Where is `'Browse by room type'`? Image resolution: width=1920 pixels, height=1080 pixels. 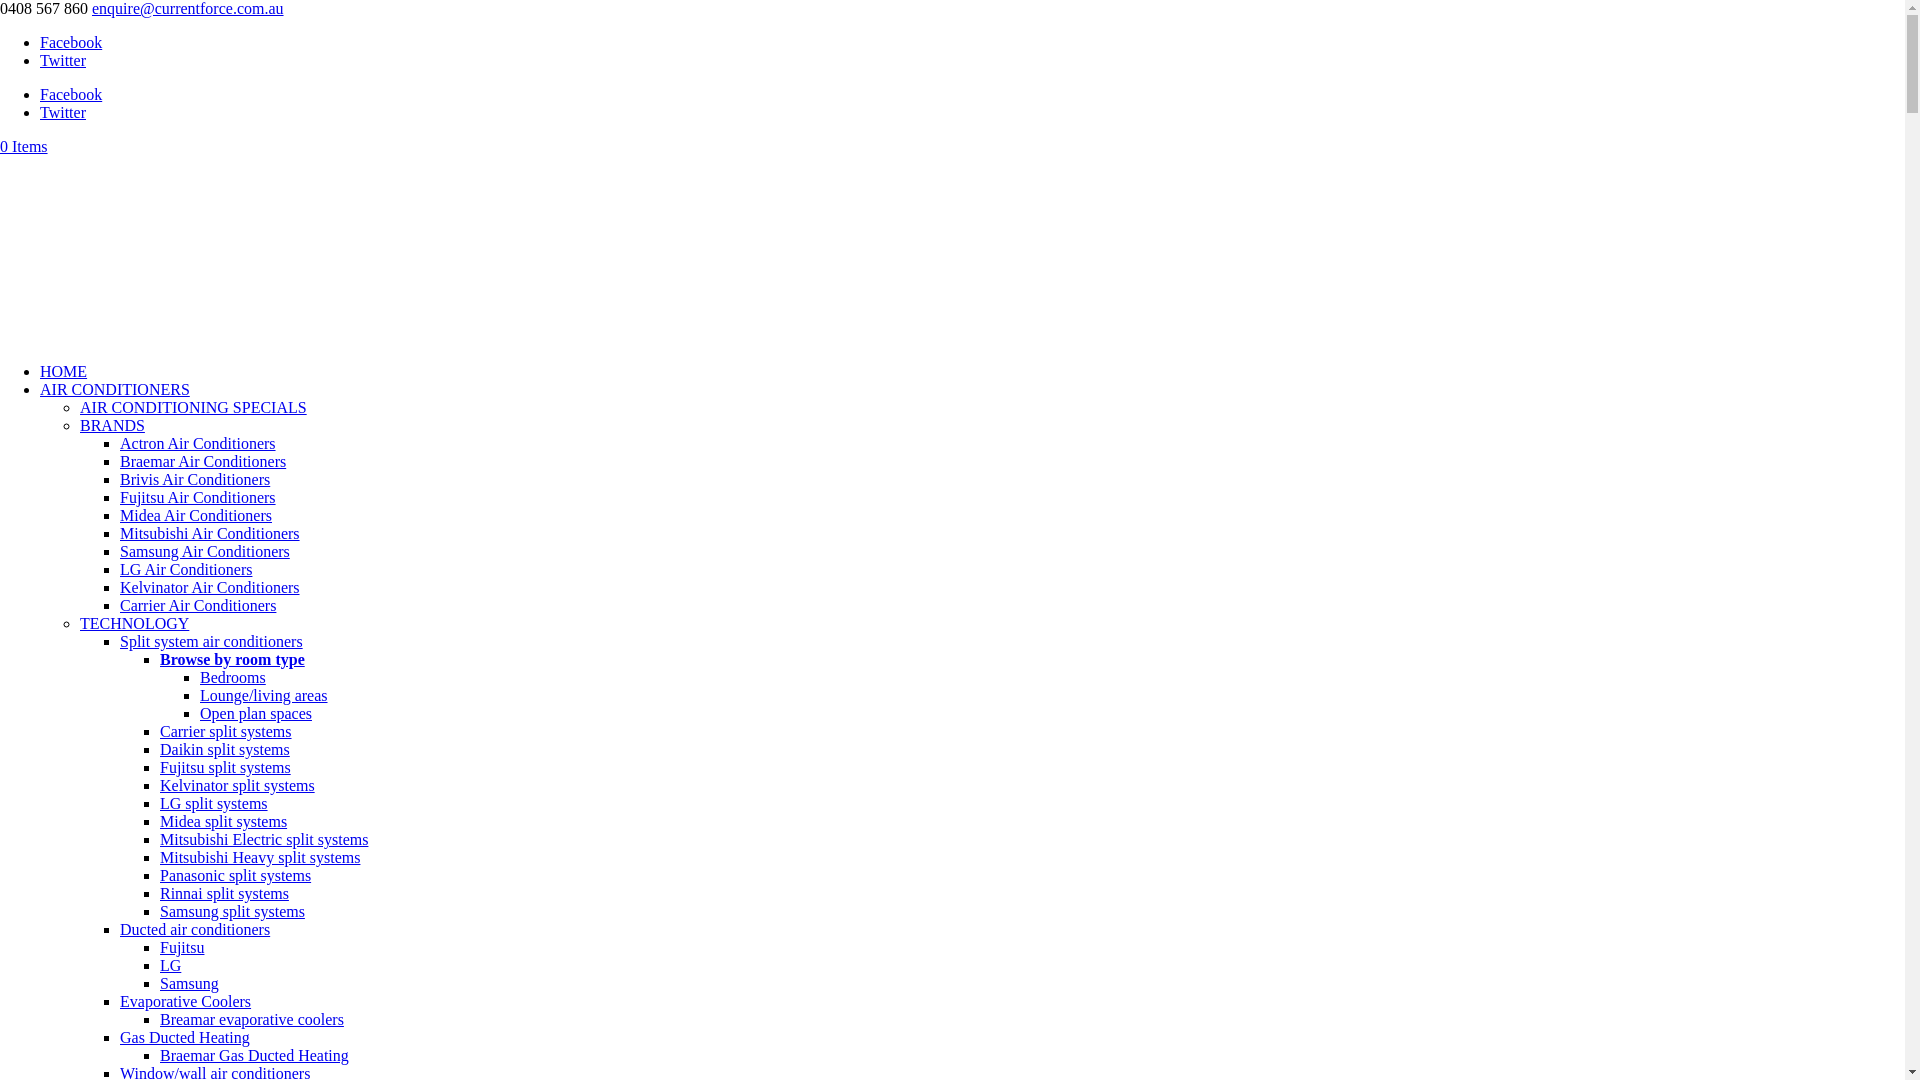
'Browse by room type' is located at coordinates (232, 659).